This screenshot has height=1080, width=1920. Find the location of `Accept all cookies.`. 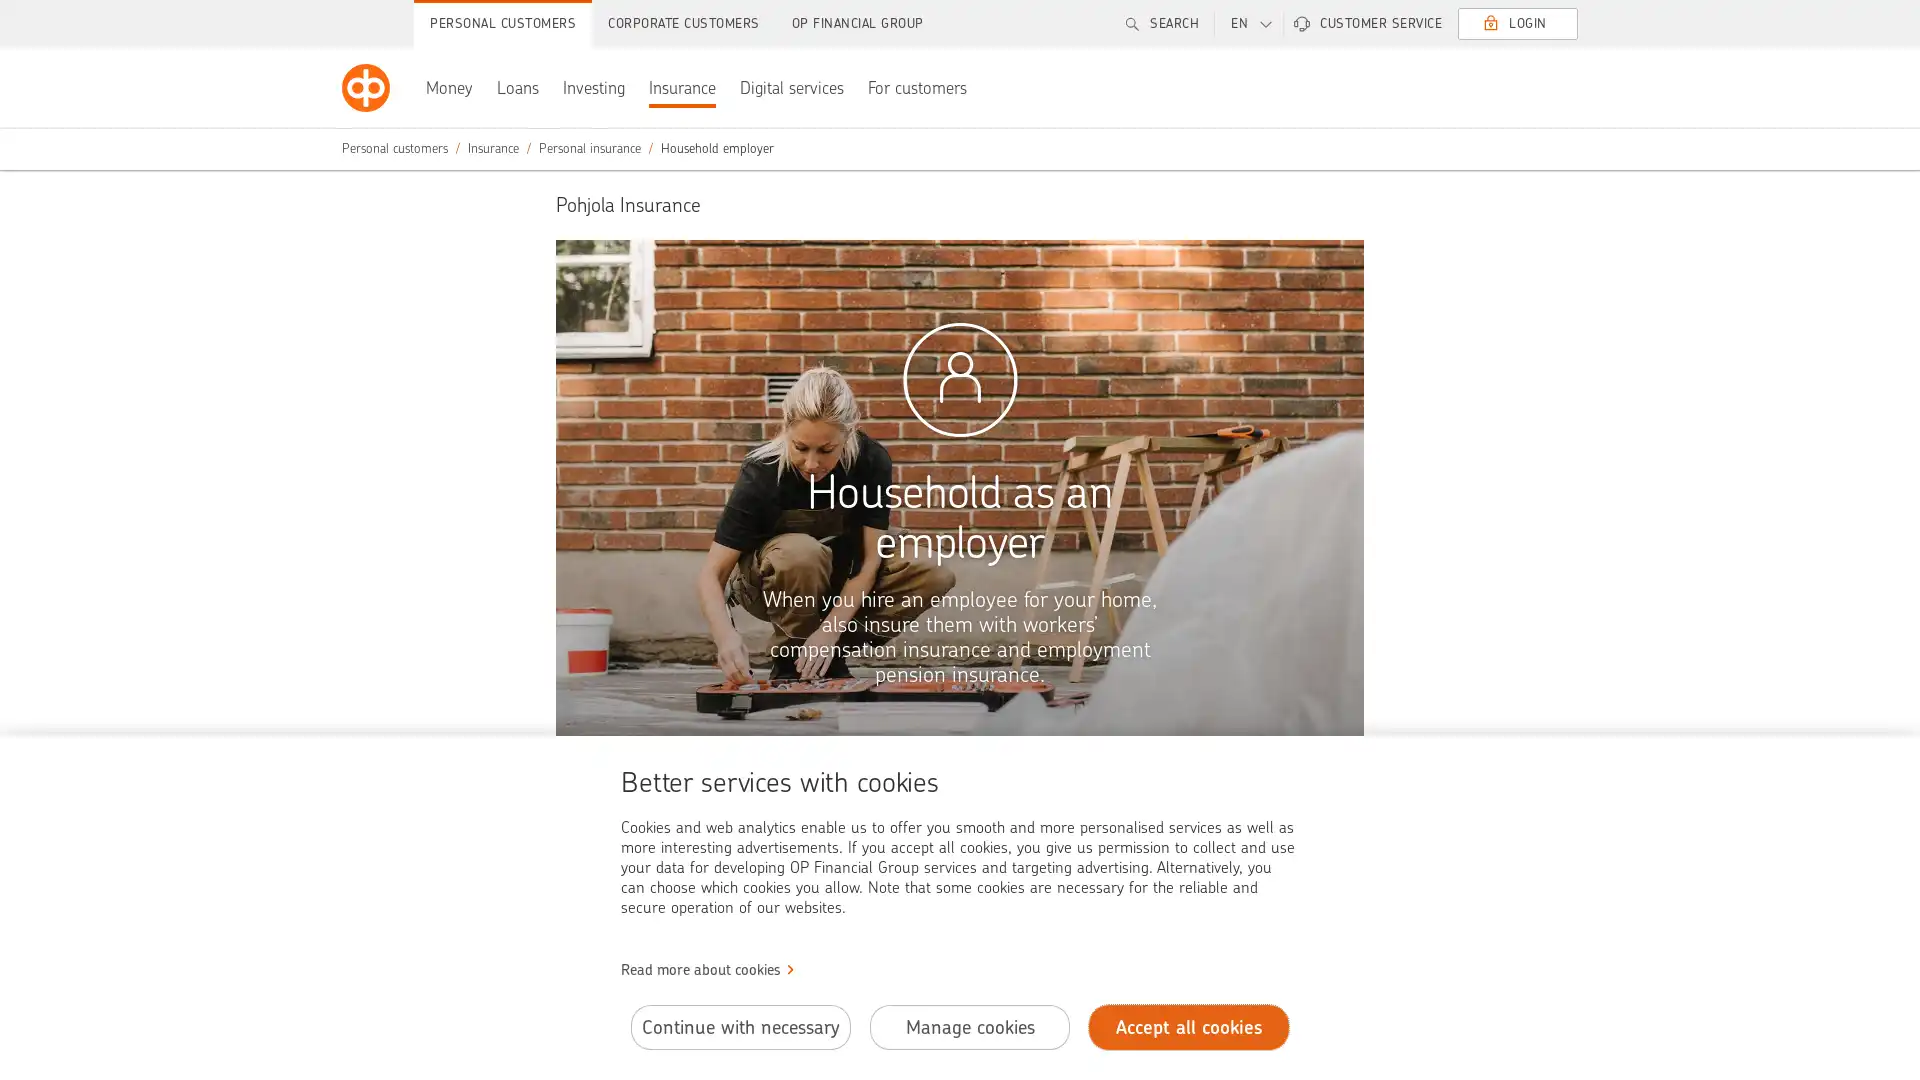

Accept all cookies. is located at coordinates (1189, 1027).